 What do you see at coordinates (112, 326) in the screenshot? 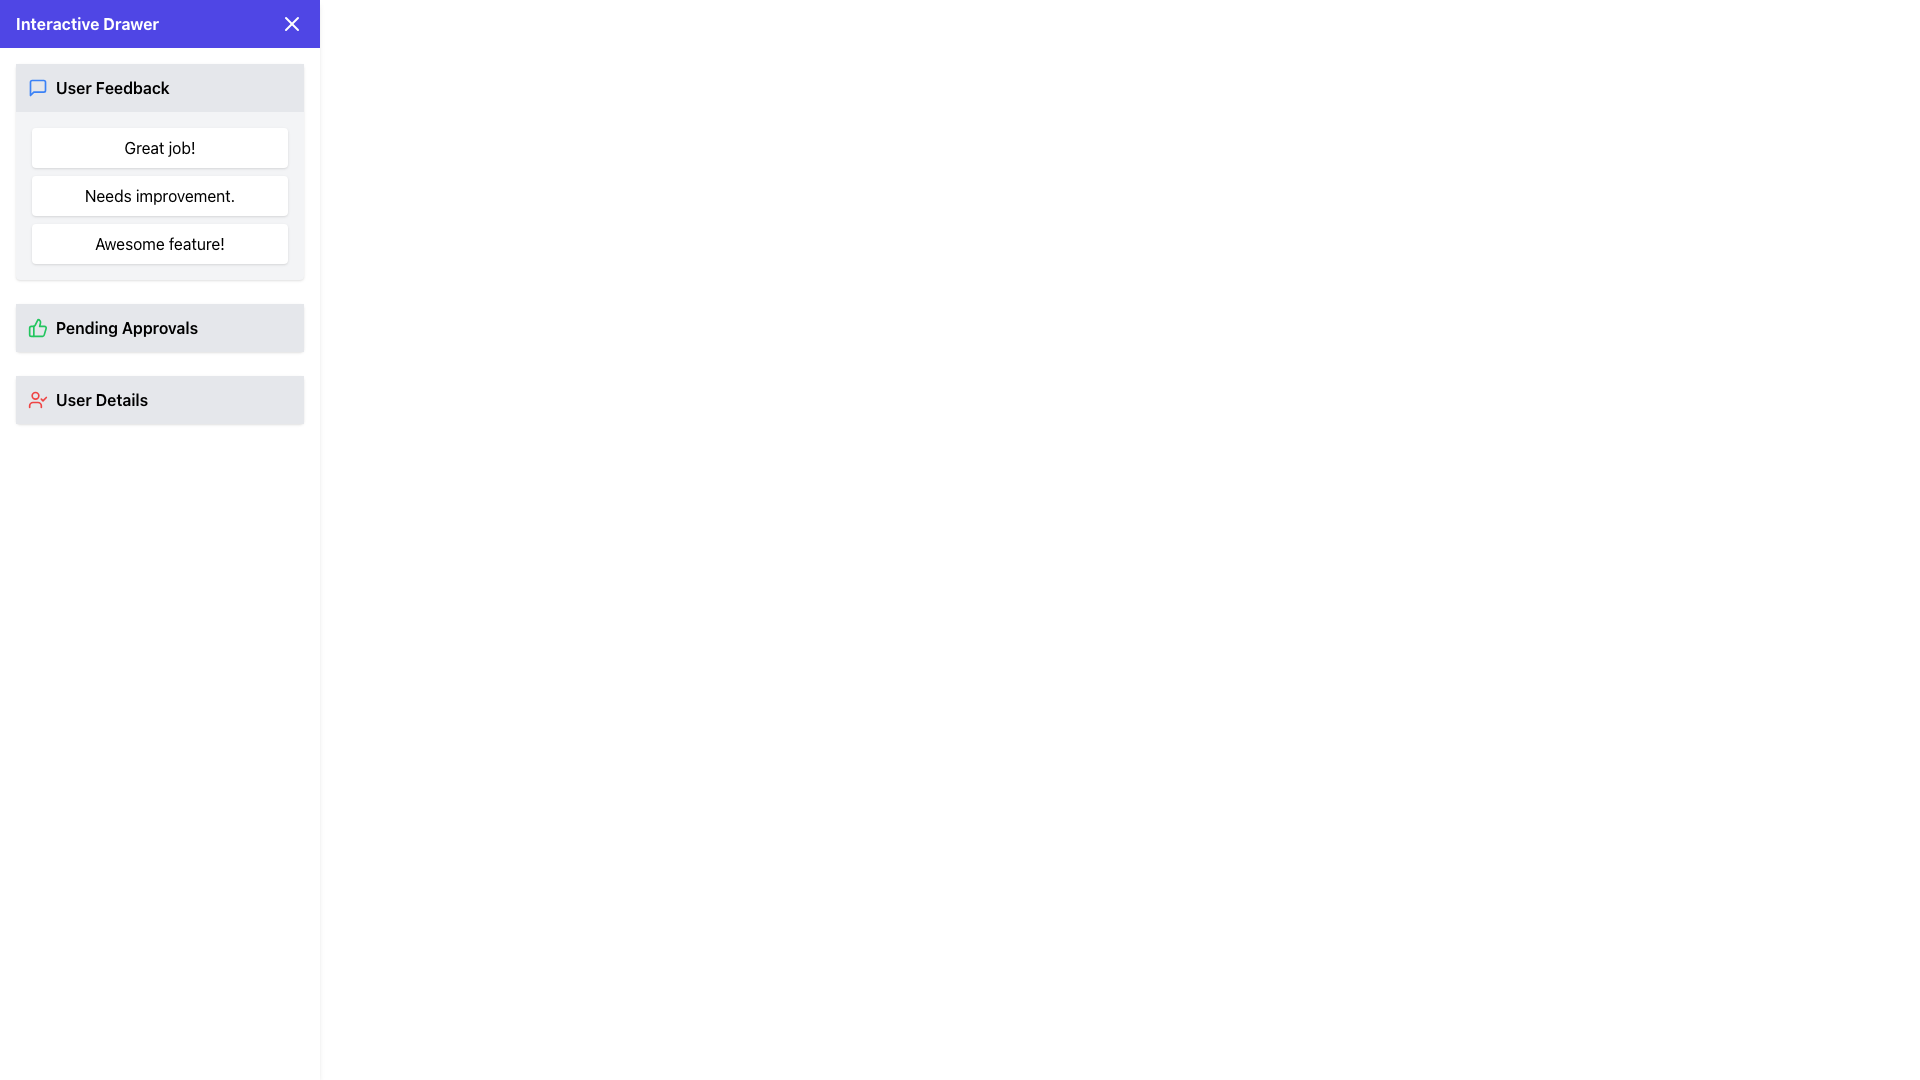
I see `the Interactive Label with Icon displaying 'Pending Approvals' which features a green thumbs-up icon and is located in the Interactive Drawer component` at bounding box center [112, 326].